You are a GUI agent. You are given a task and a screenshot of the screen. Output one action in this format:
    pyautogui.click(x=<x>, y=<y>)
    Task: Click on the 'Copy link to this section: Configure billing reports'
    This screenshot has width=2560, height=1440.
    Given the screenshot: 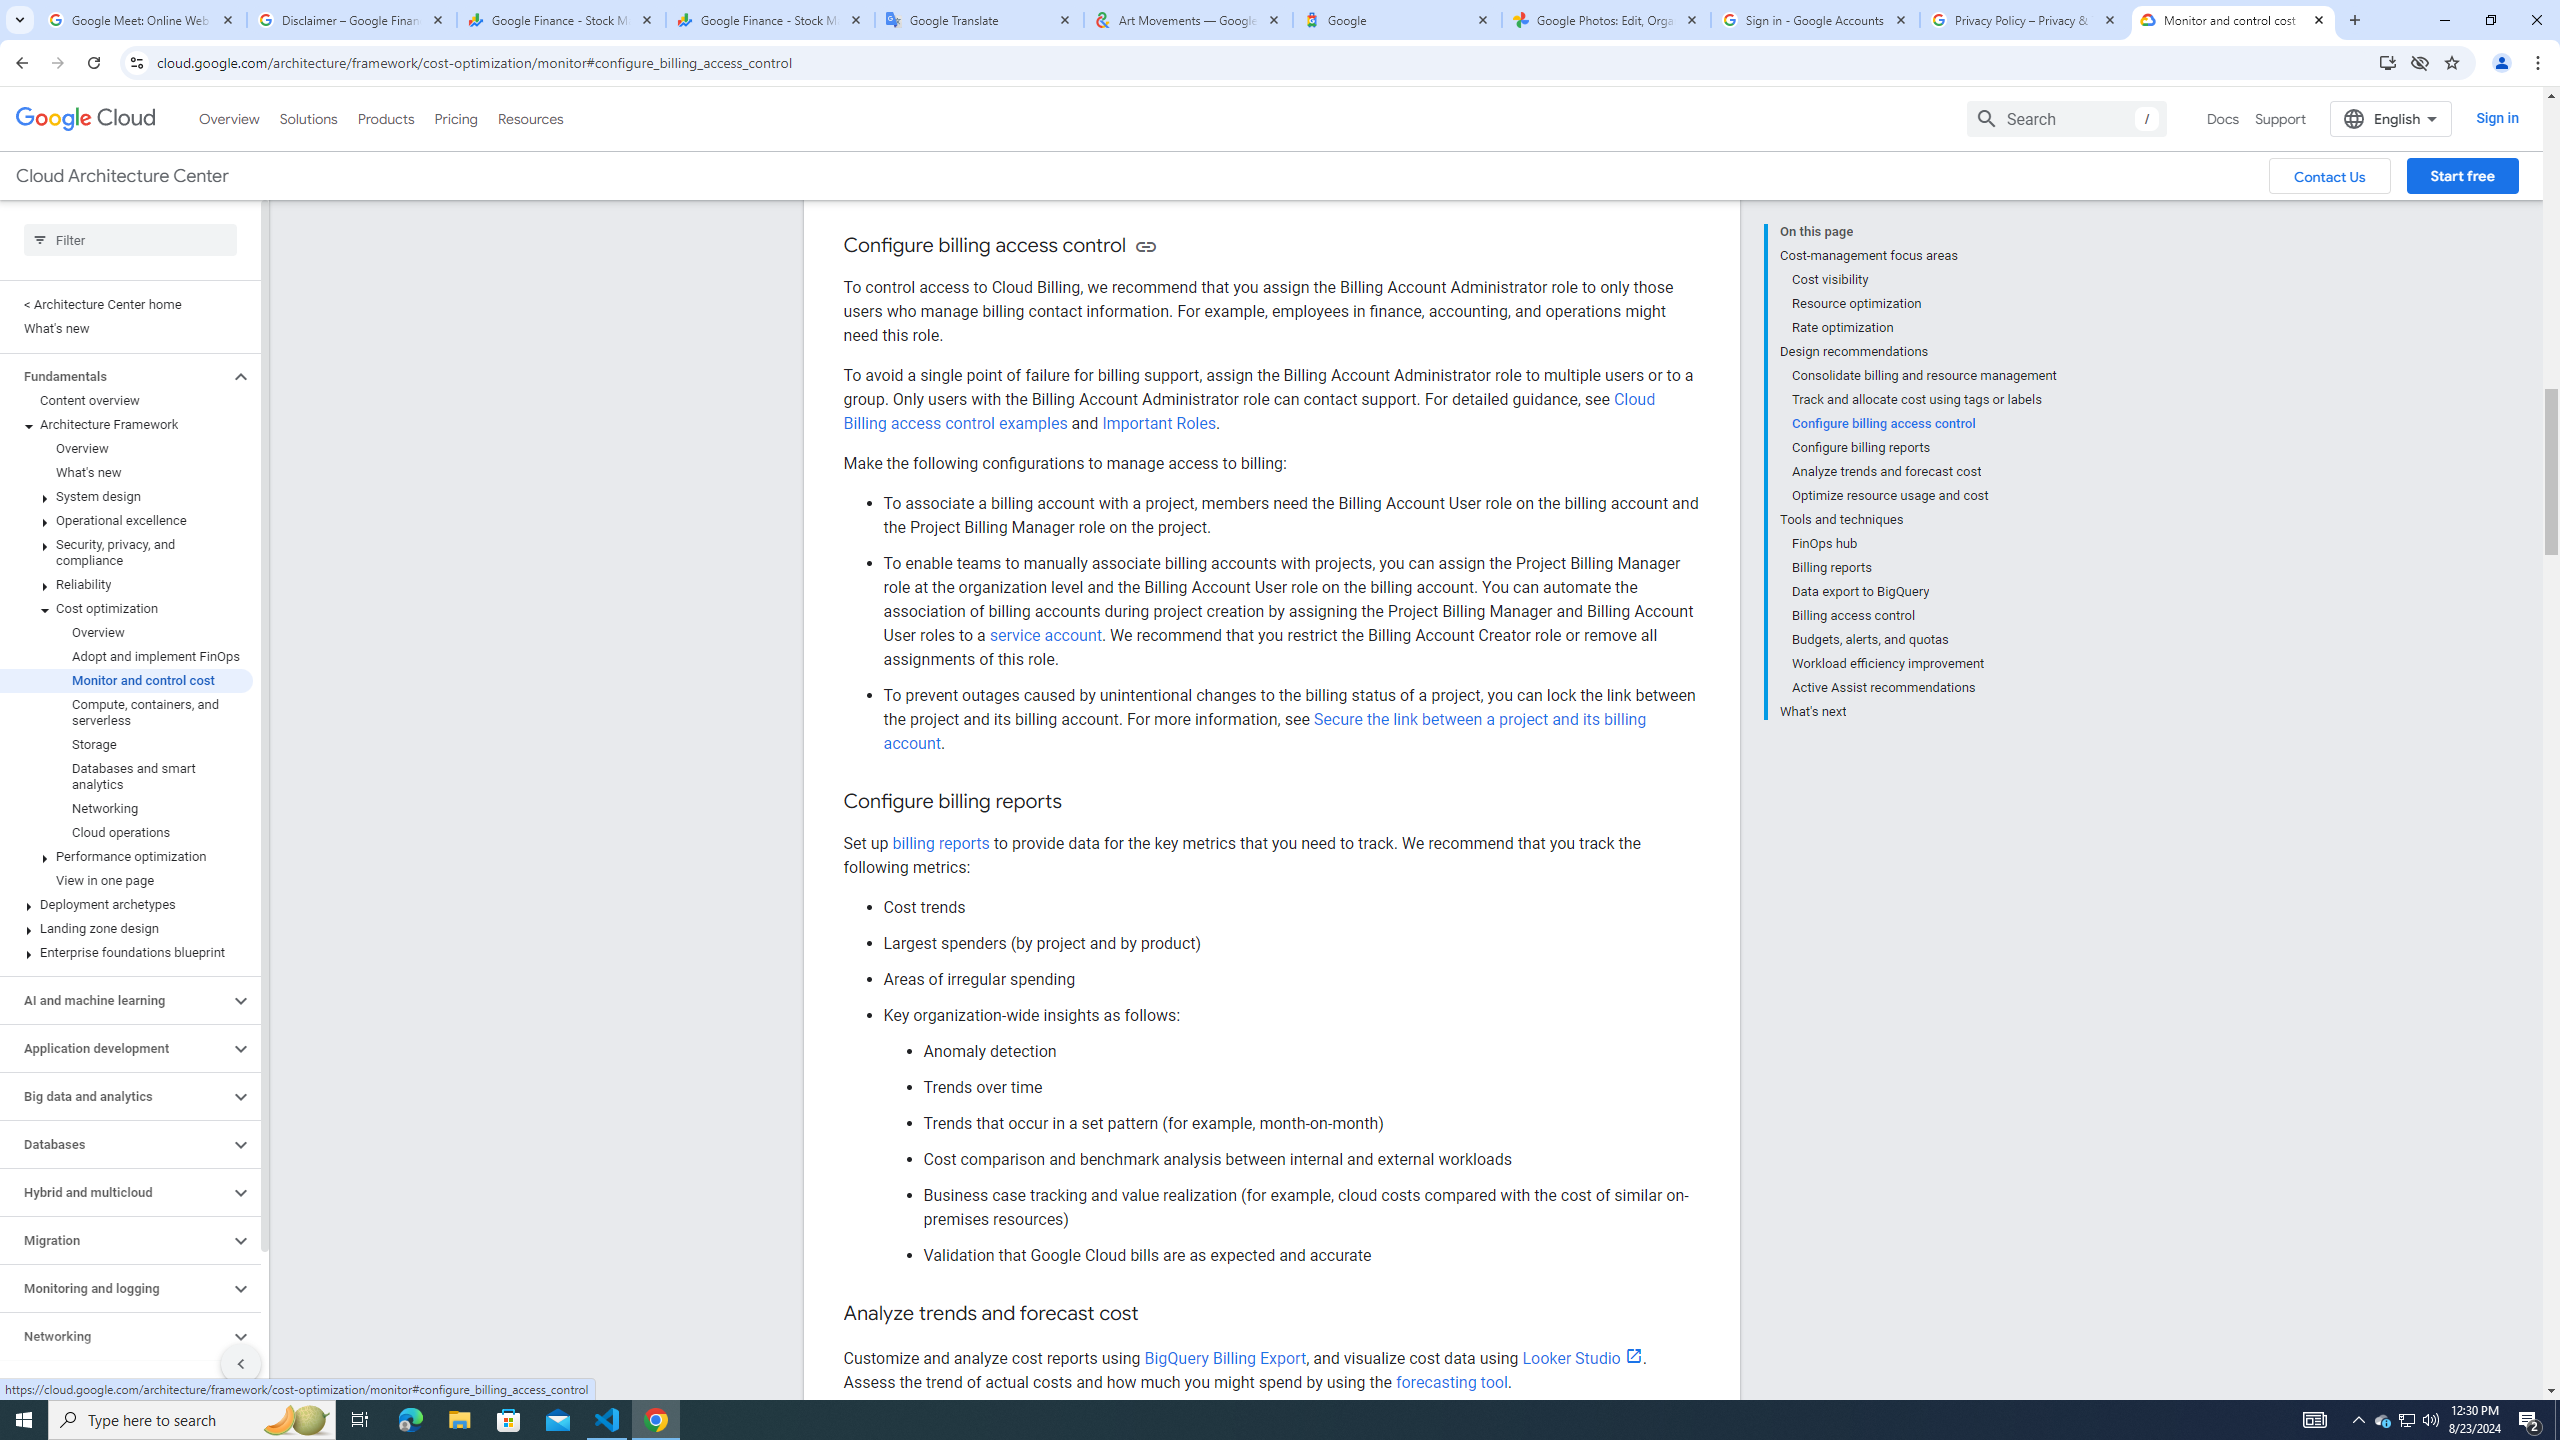 What is the action you would take?
    pyautogui.click(x=1080, y=801)
    